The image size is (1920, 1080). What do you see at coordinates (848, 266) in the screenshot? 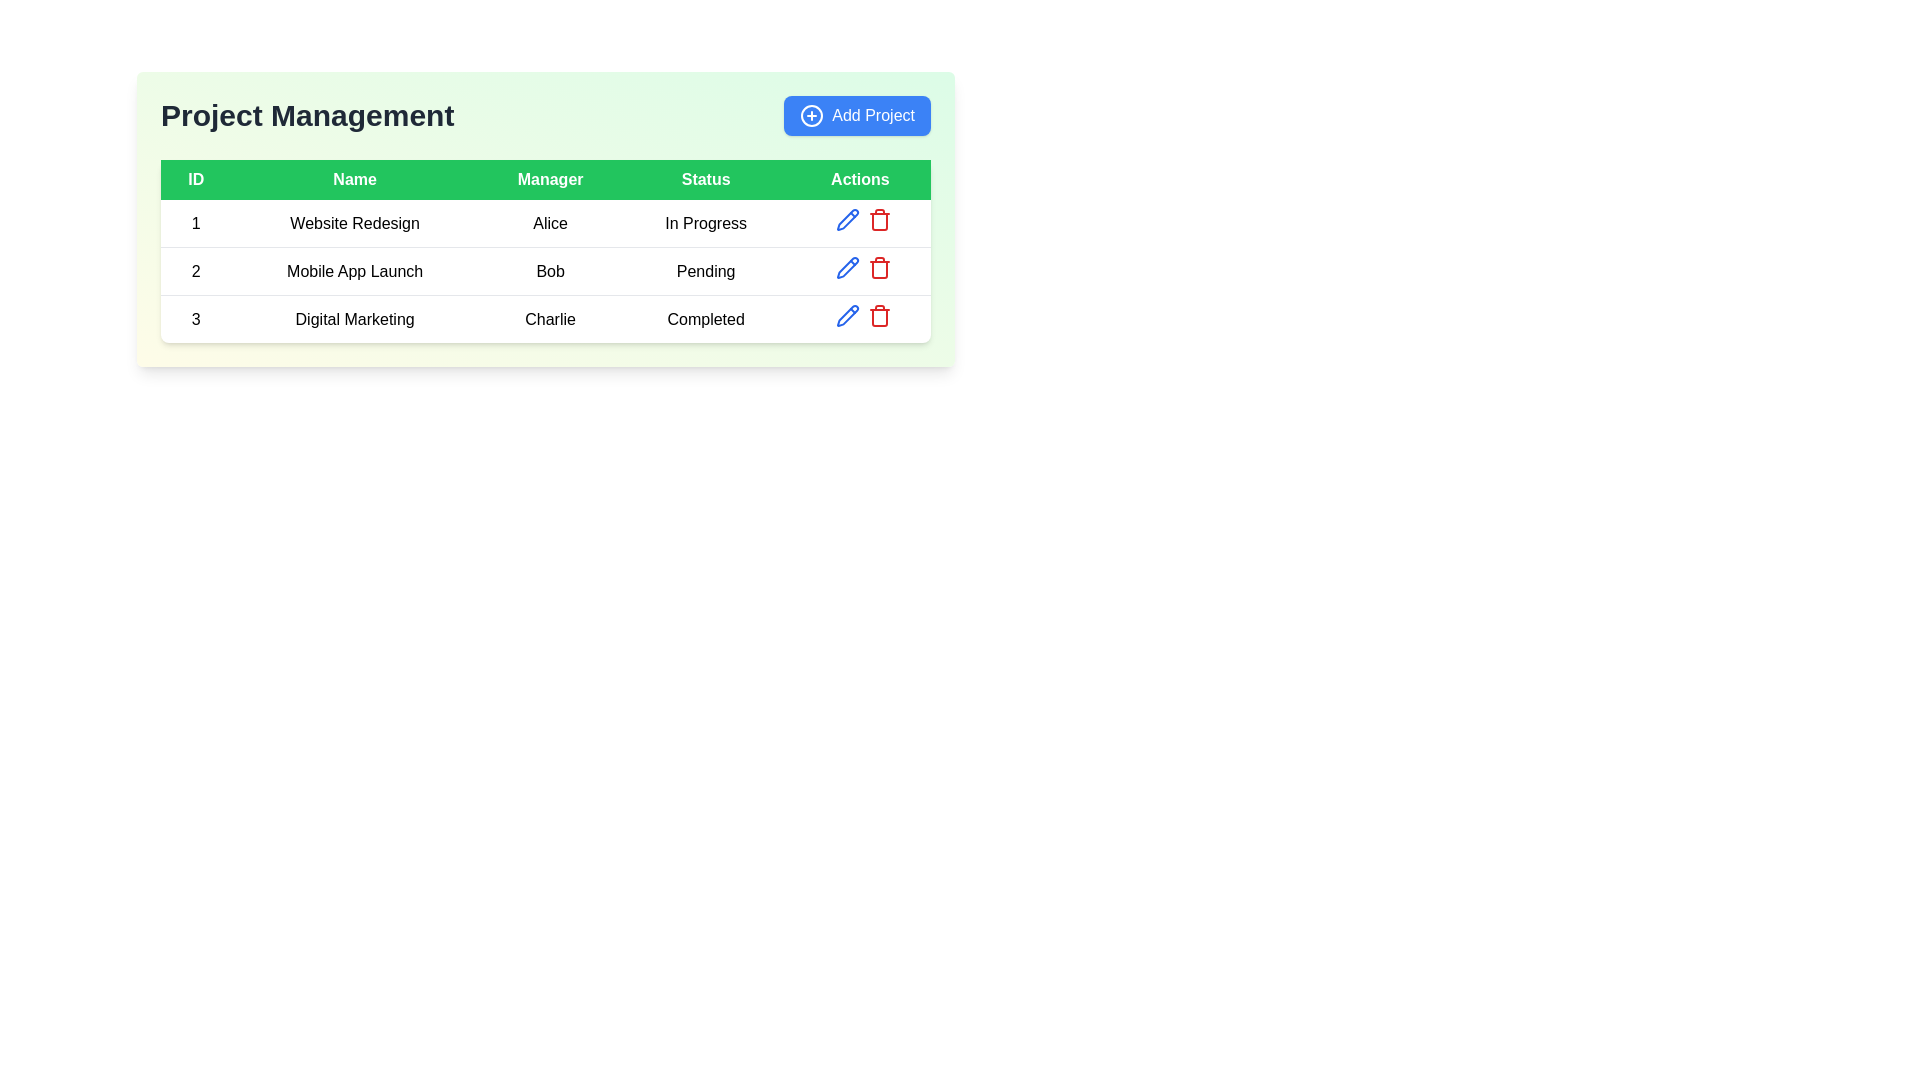
I see `the 'Edit' icon button located in the rightmost cell of the second row of the table in the 'Actions' column` at bounding box center [848, 266].